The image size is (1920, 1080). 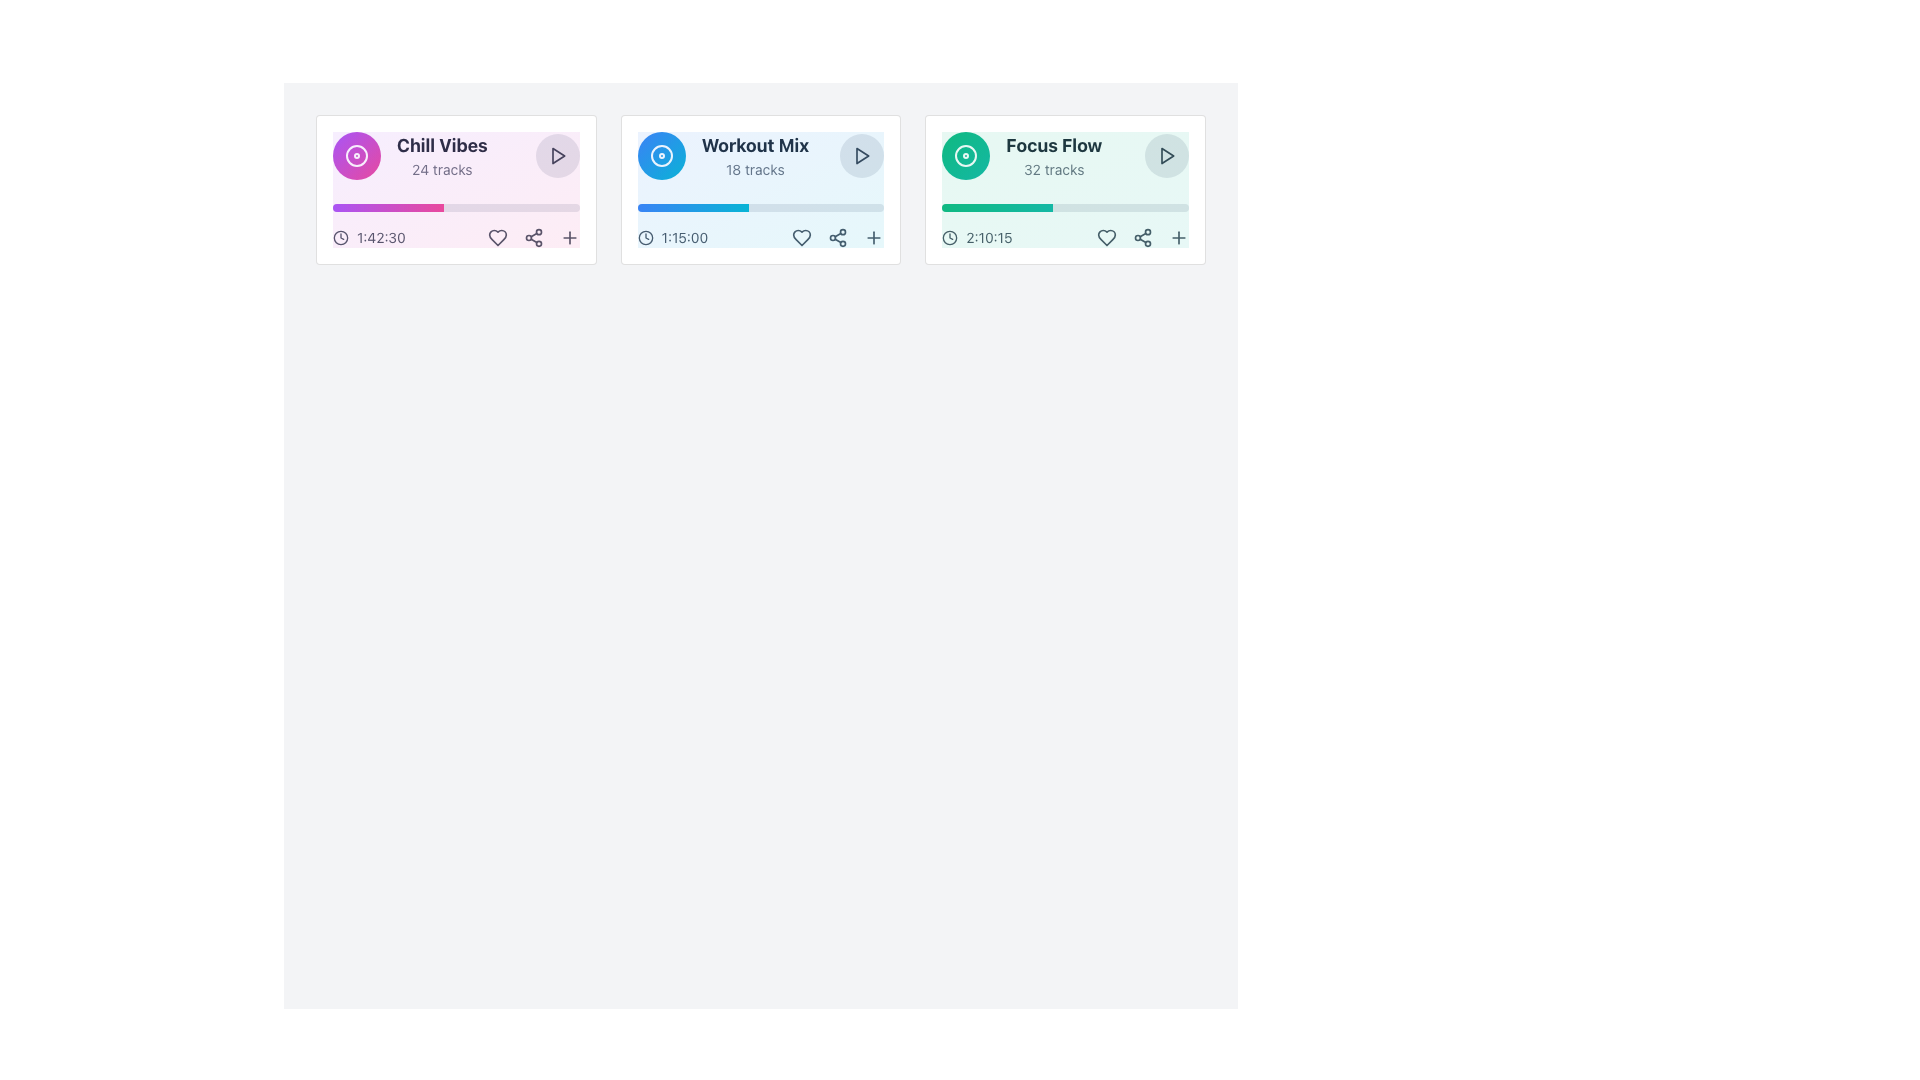 What do you see at coordinates (1166, 154) in the screenshot?
I see `the play button located in the top-right section of the 'Focus Flow' card` at bounding box center [1166, 154].